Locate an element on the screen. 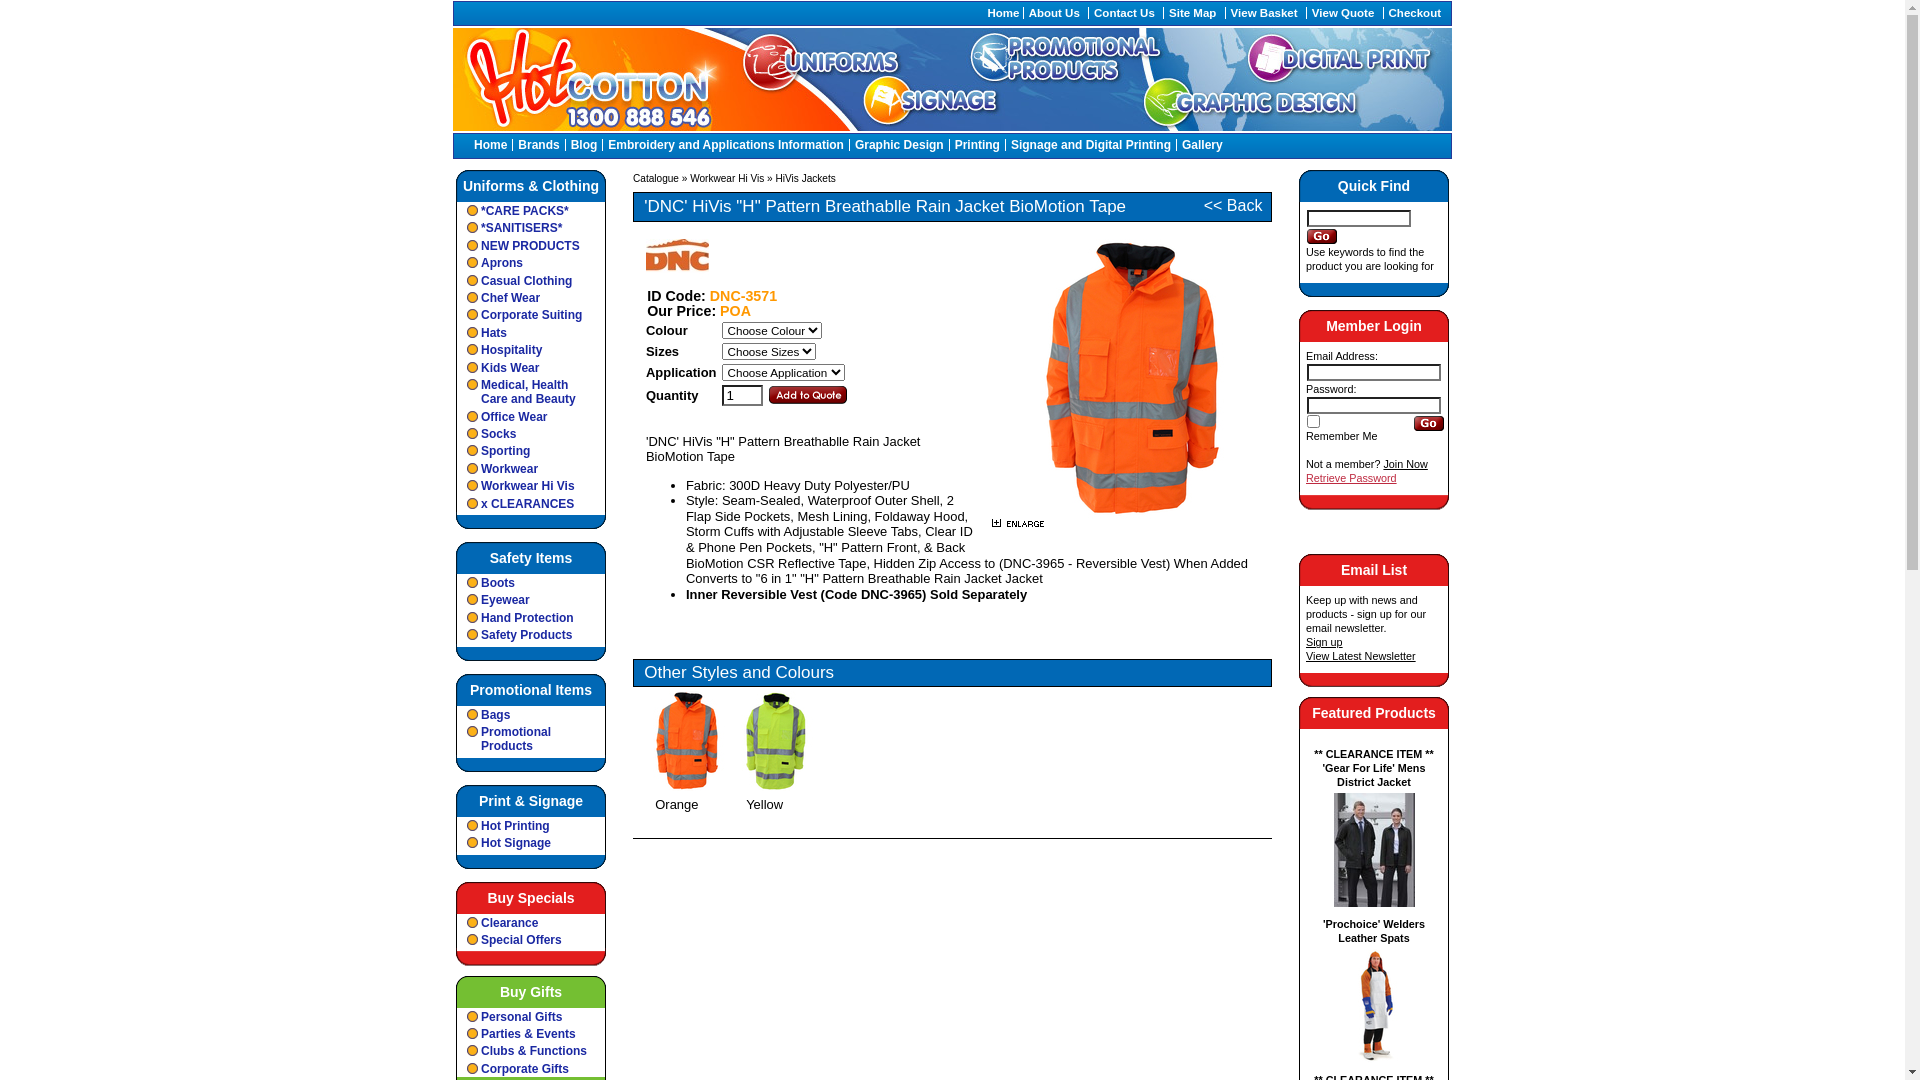 This screenshot has width=1920, height=1080. 'Signage and Digital Printing' is located at coordinates (1089, 144).